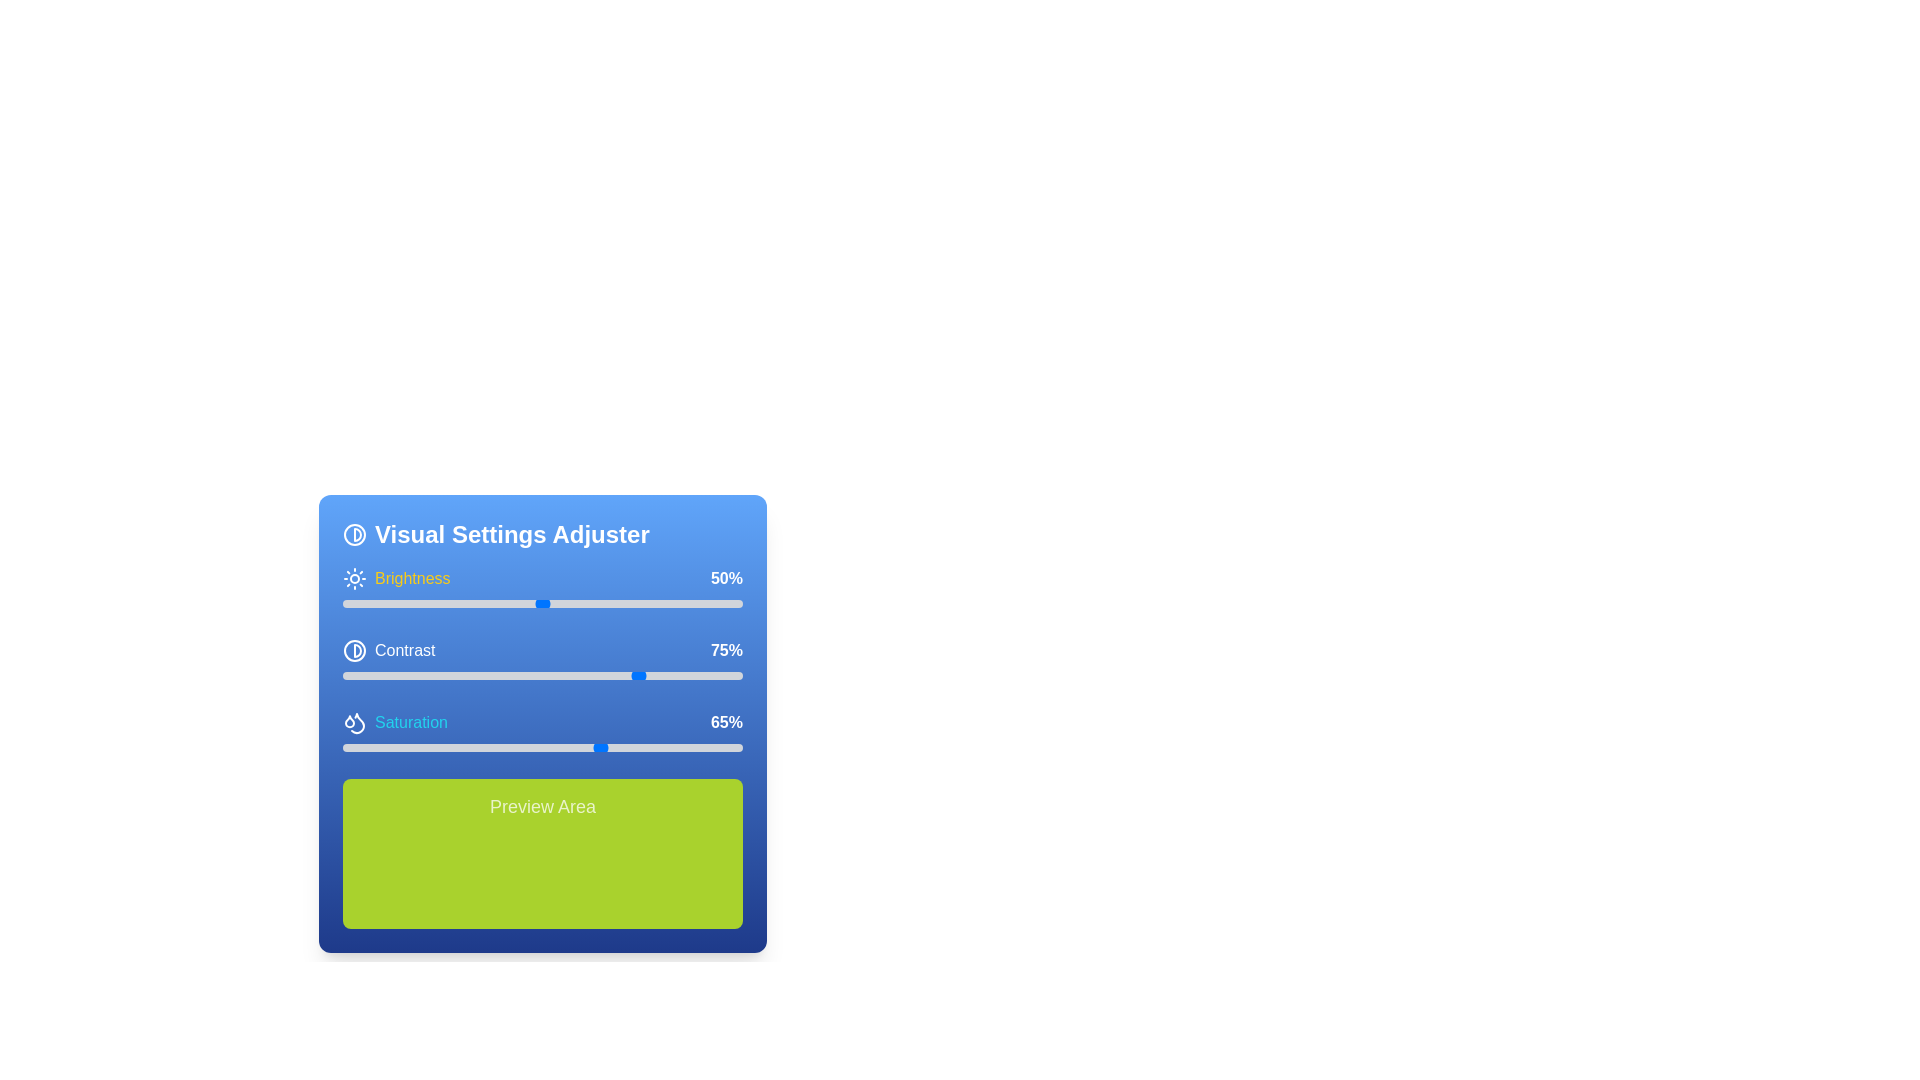 This screenshot has width=1920, height=1080. Describe the element at coordinates (390, 603) in the screenshot. I see `the brightness level` at that location.